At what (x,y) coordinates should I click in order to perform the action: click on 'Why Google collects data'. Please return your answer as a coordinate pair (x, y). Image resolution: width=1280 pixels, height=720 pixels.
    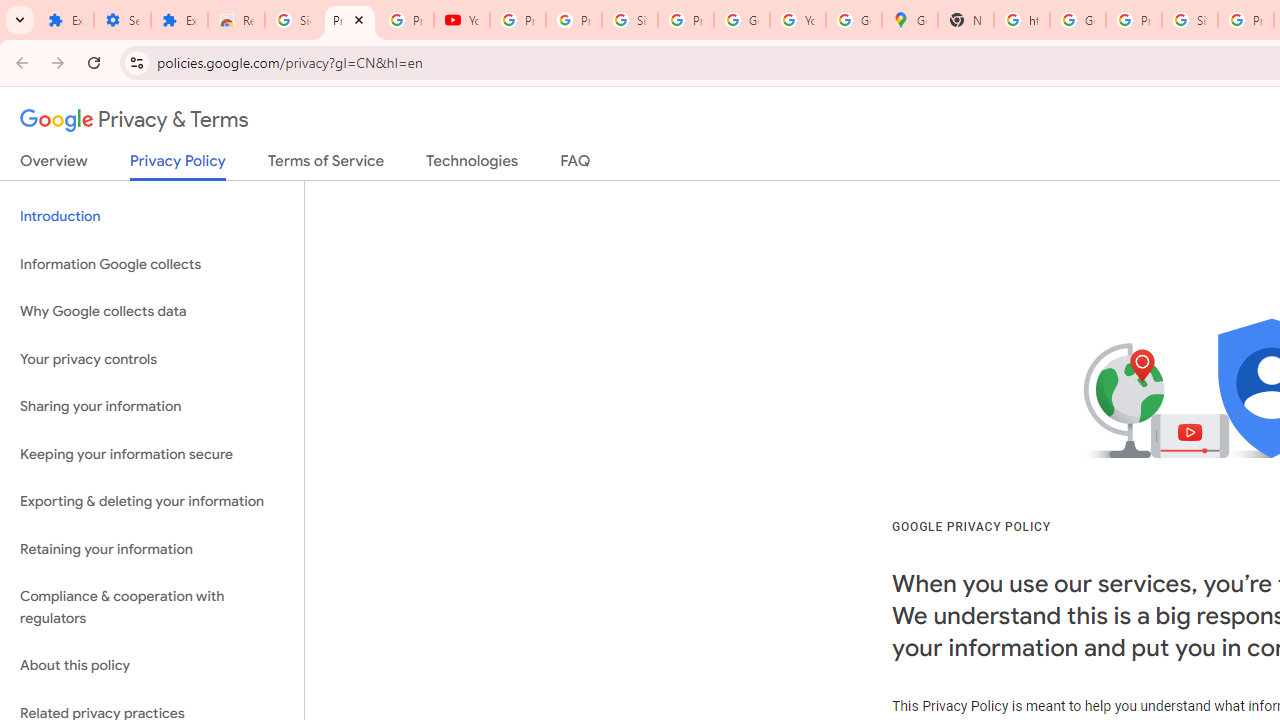
    Looking at the image, I should click on (151, 312).